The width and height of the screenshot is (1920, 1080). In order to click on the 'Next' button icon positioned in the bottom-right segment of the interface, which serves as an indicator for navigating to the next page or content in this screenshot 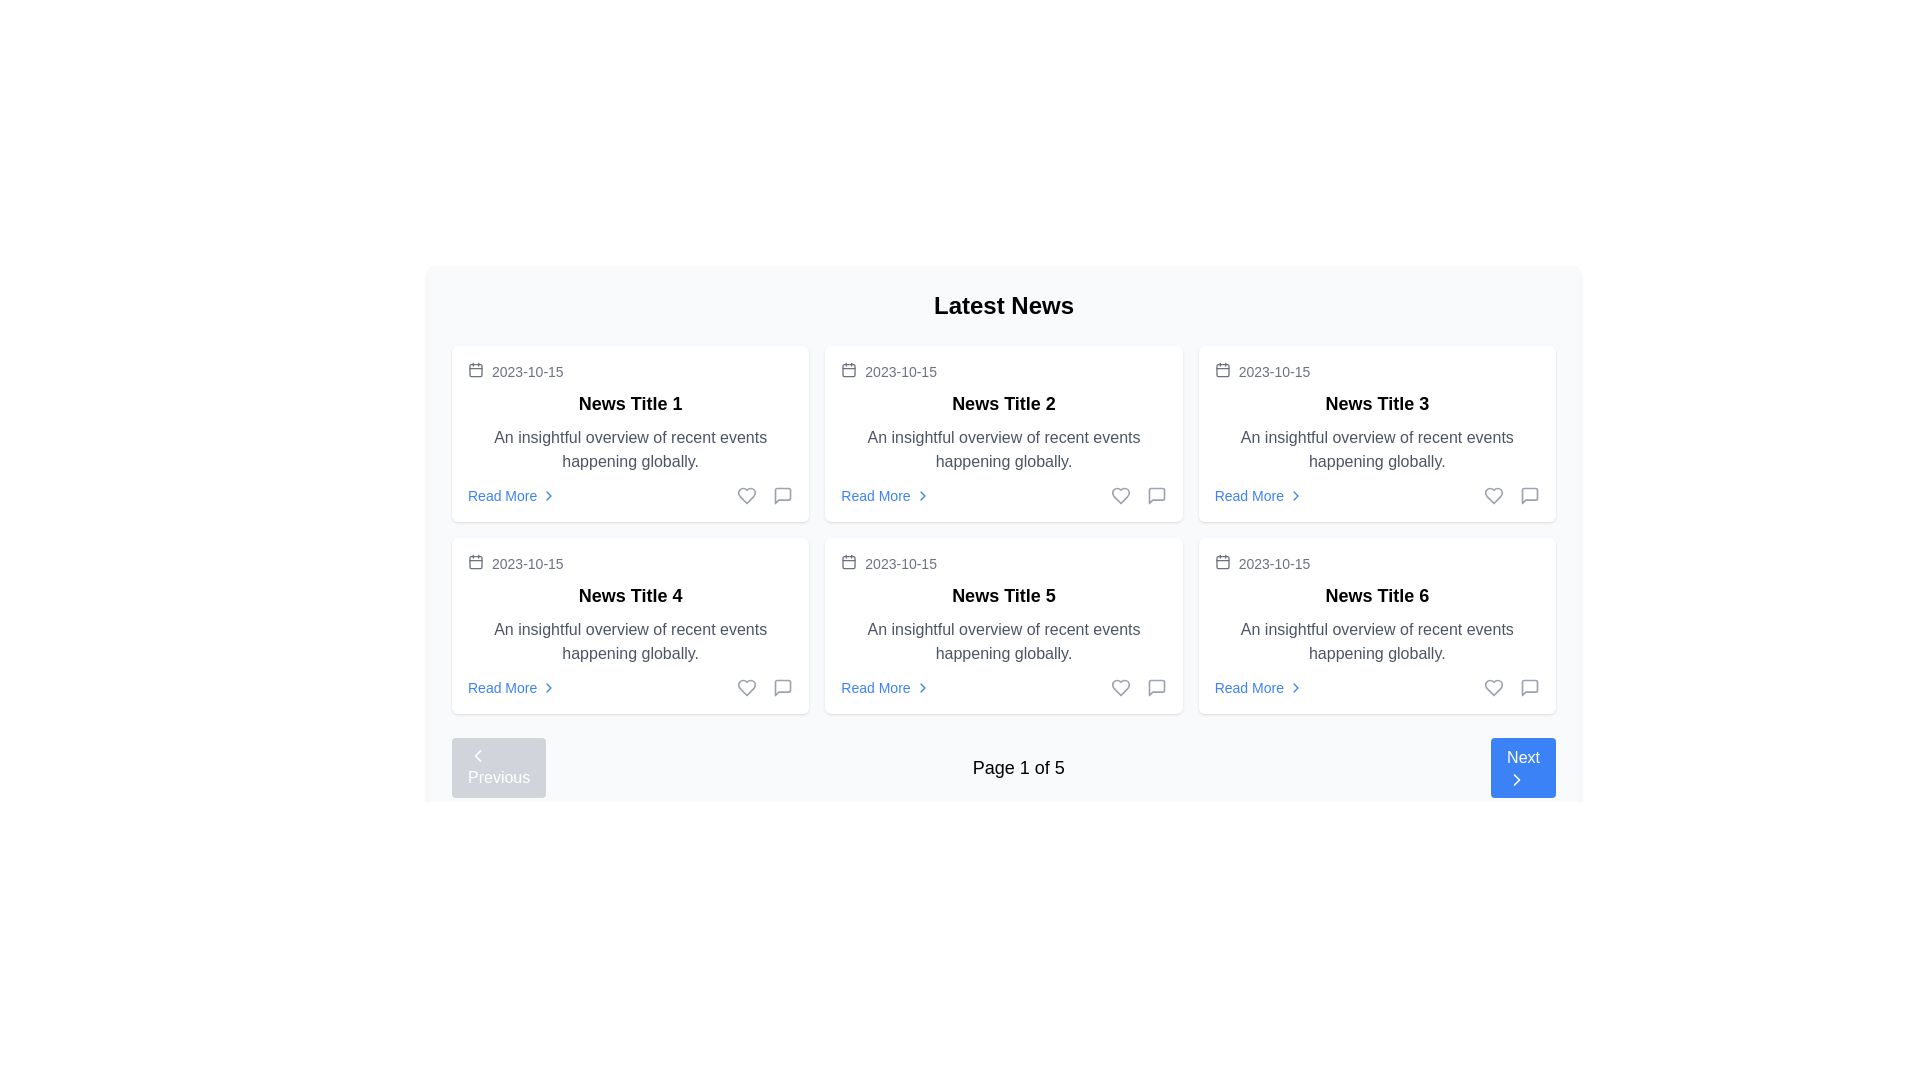, I will do `click(1517, 778)`.